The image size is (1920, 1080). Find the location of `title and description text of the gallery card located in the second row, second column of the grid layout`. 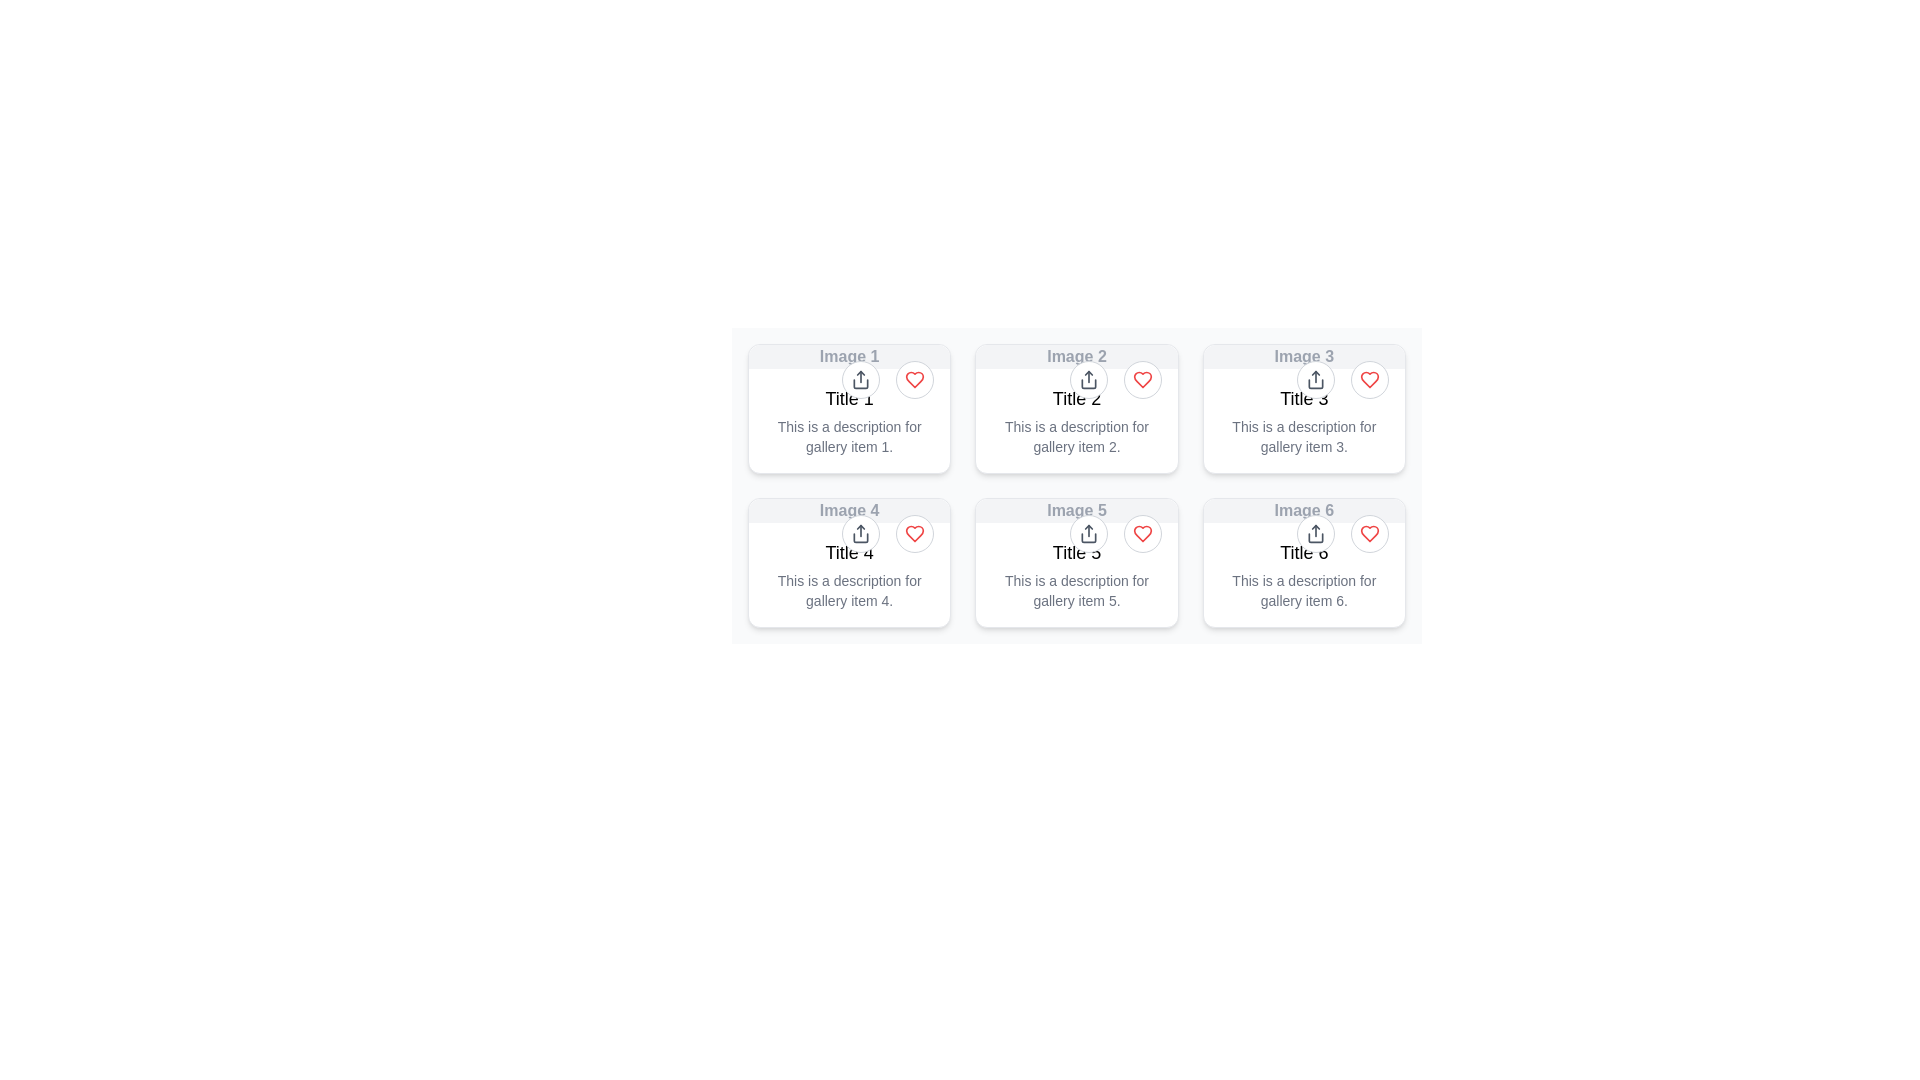

title and description text of the gallery card located in the second row, second column of the grid layout is located at coordinates (1075, 563).